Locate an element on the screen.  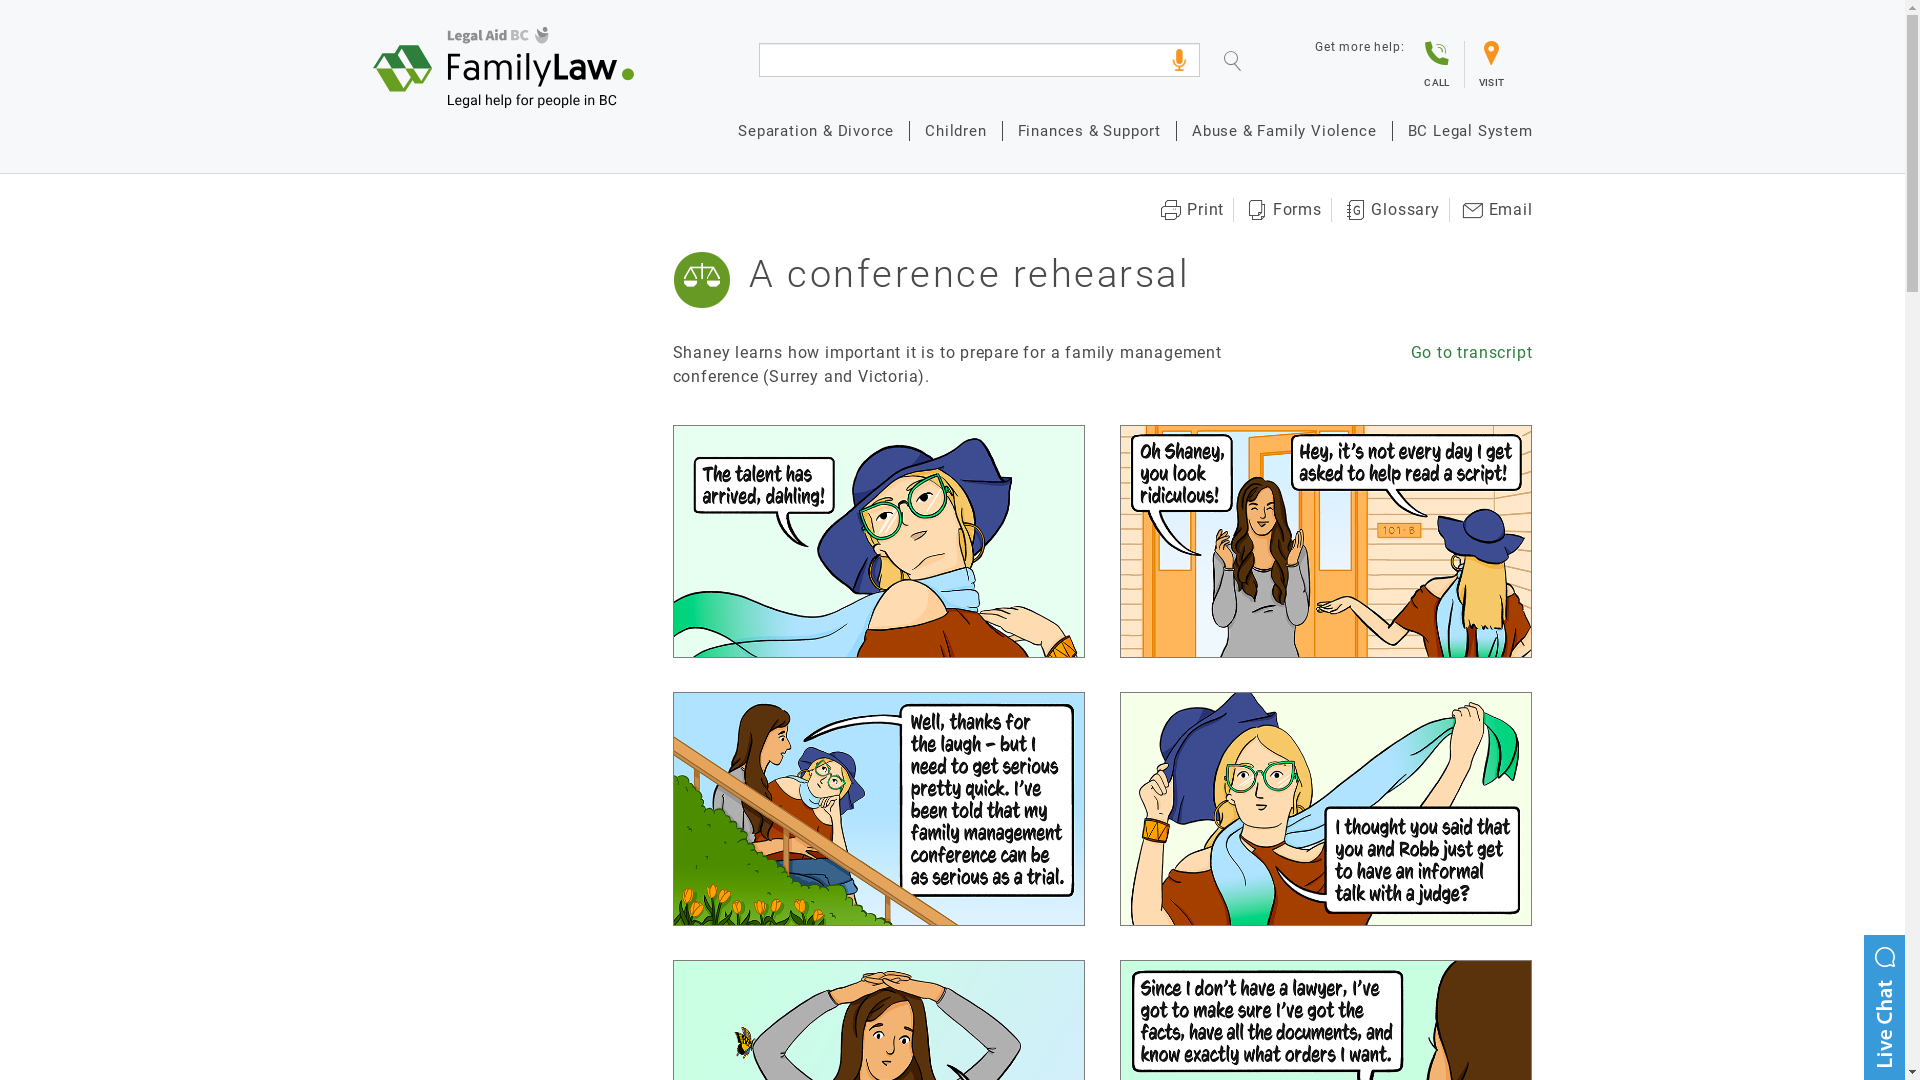
'BC Legal System' is located at coordinates (1462, 131).